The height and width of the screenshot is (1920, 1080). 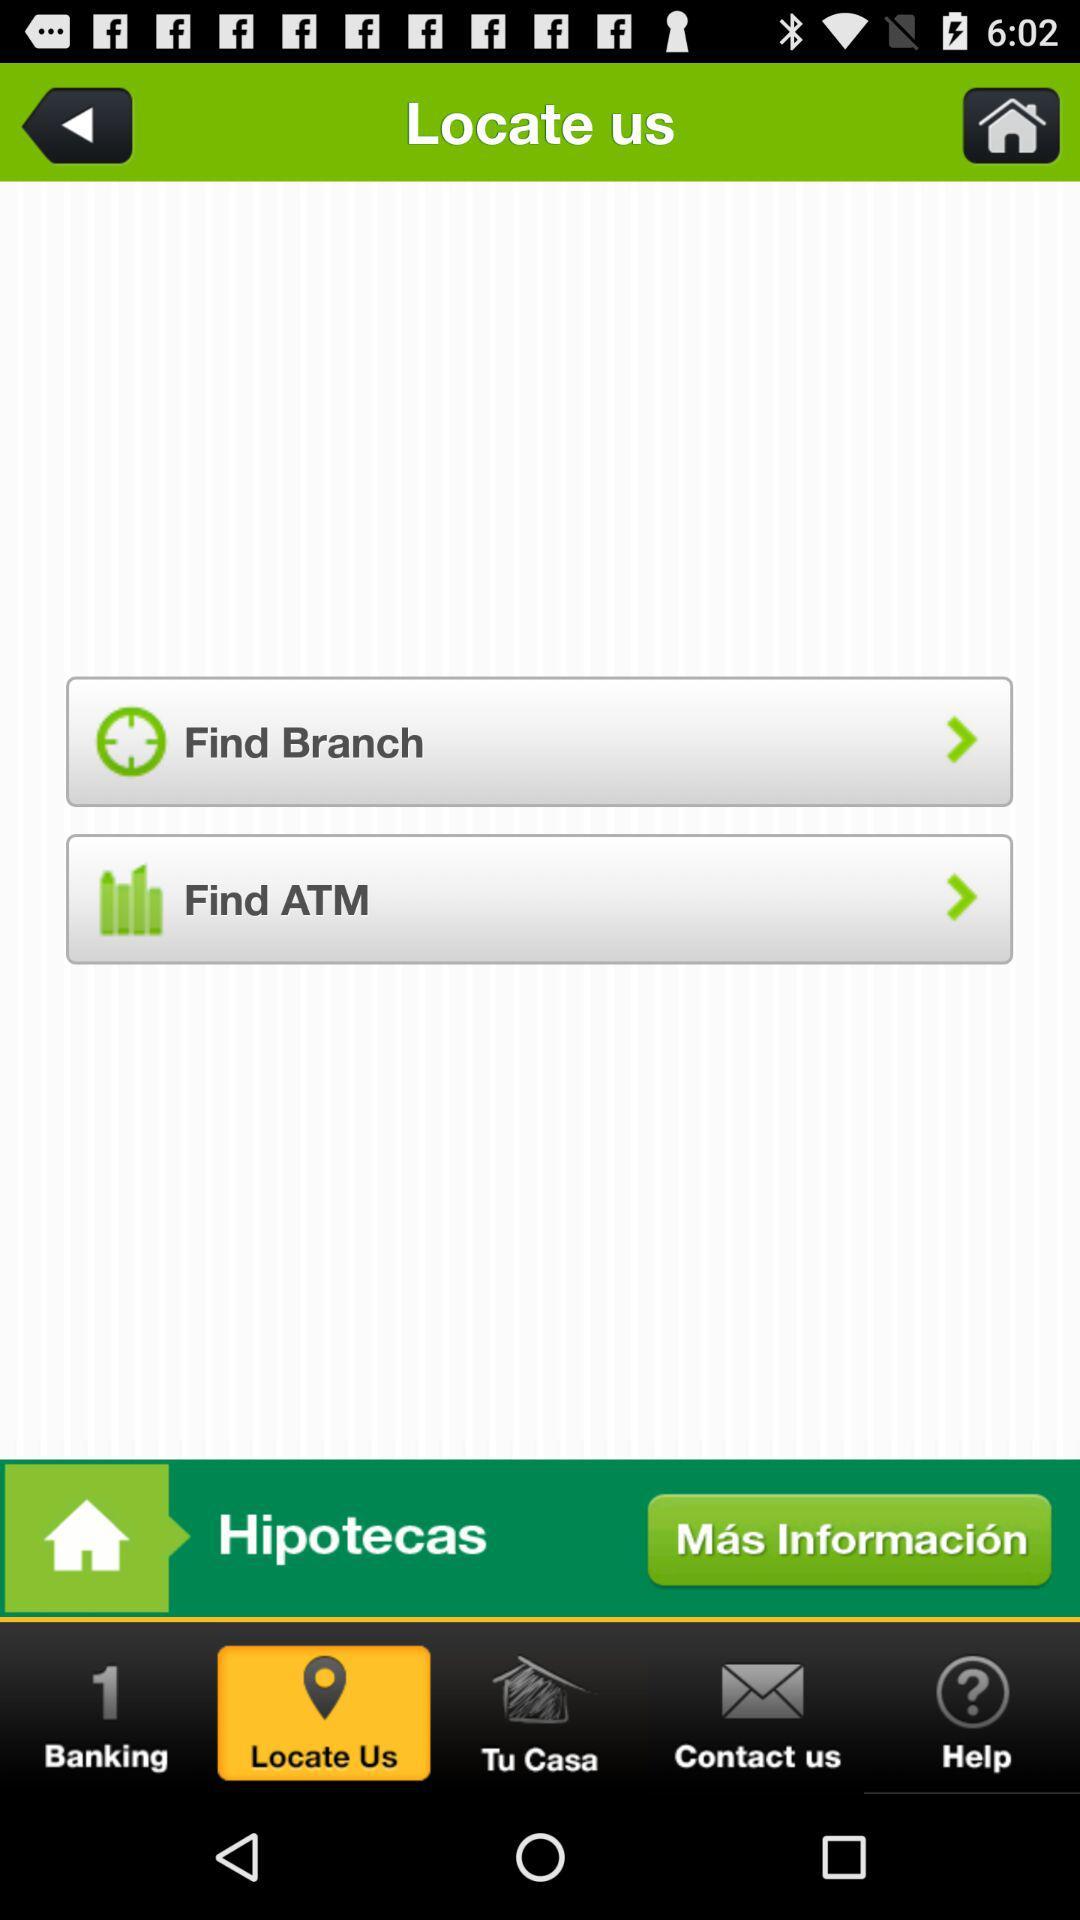 What do you see at coordinates (540, 1707) in the screenshot?
I see `home` at bounding box center [540, 1707].